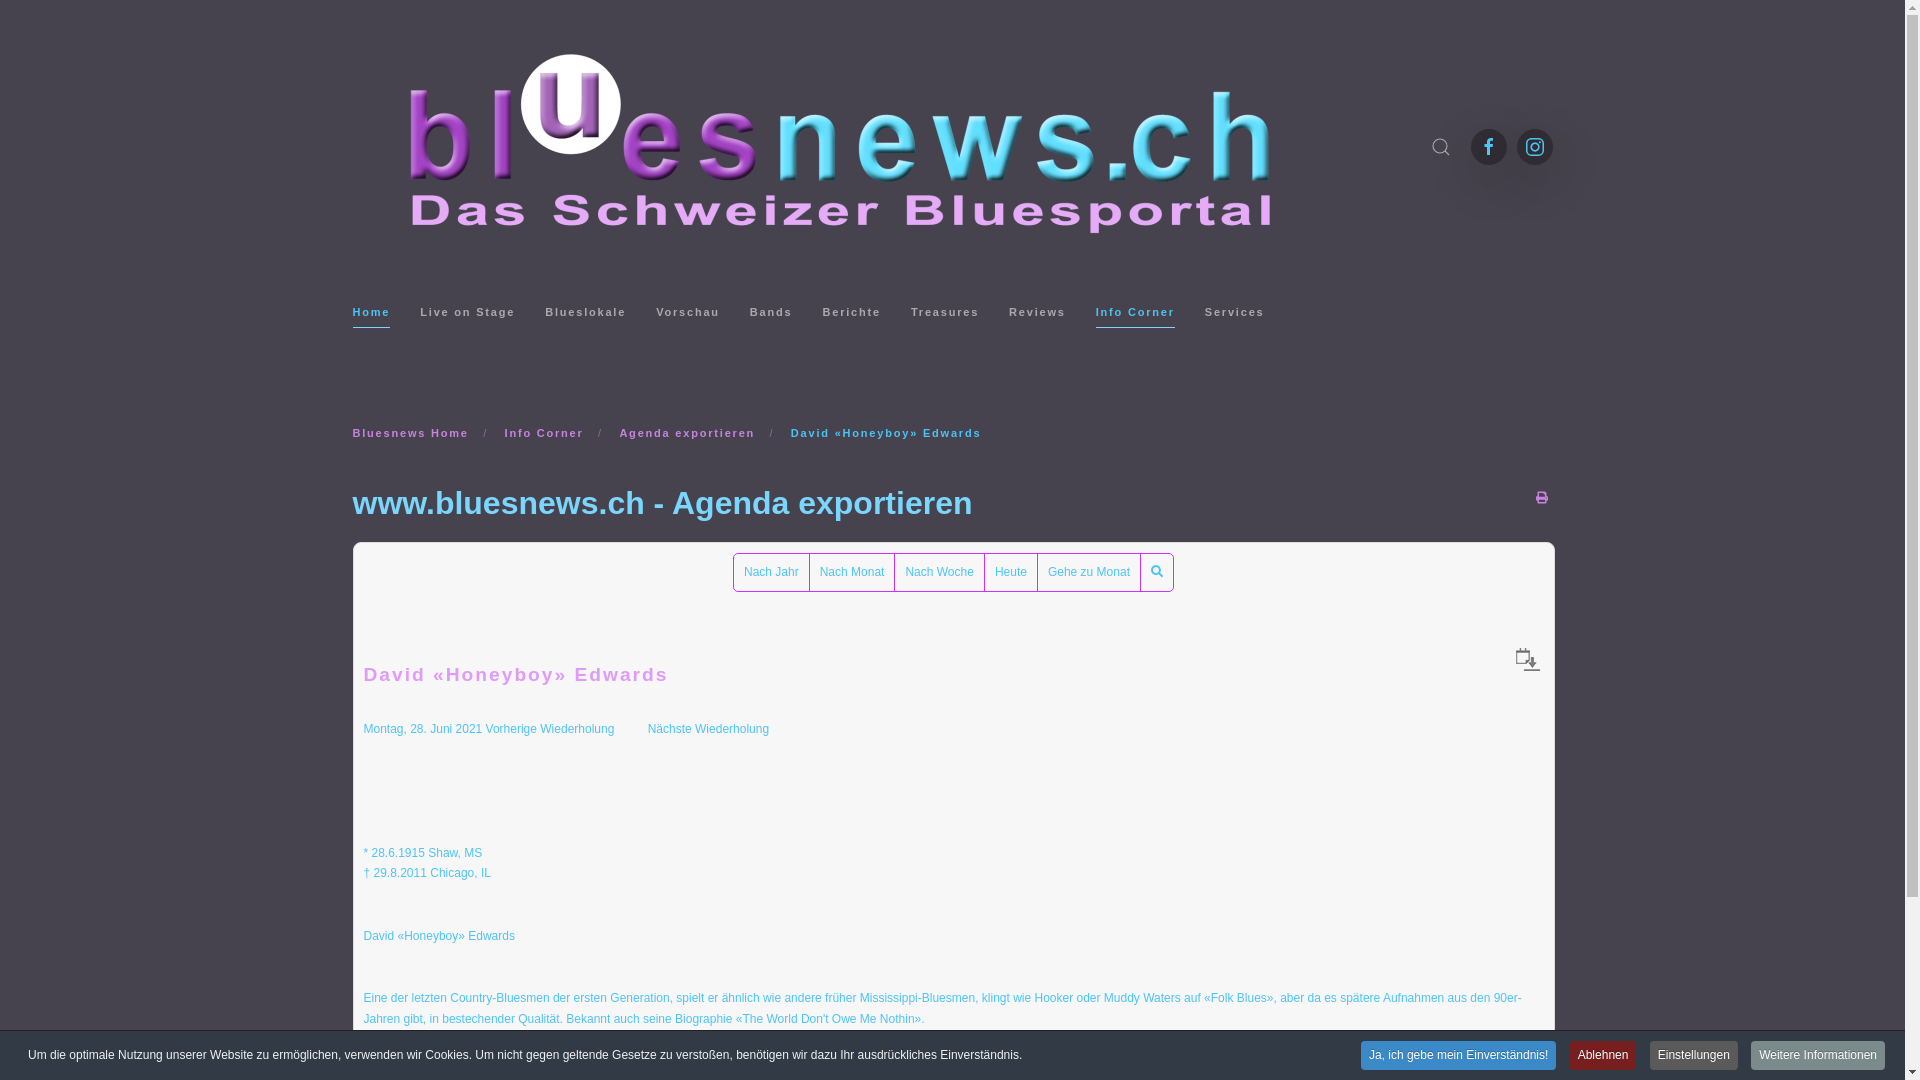 This screenshot has width=1920, height=1080. What do you see at coordinates (466, 312) in the screenshot?
I see `'Live on Stage'` at bounding box center [466, 312].